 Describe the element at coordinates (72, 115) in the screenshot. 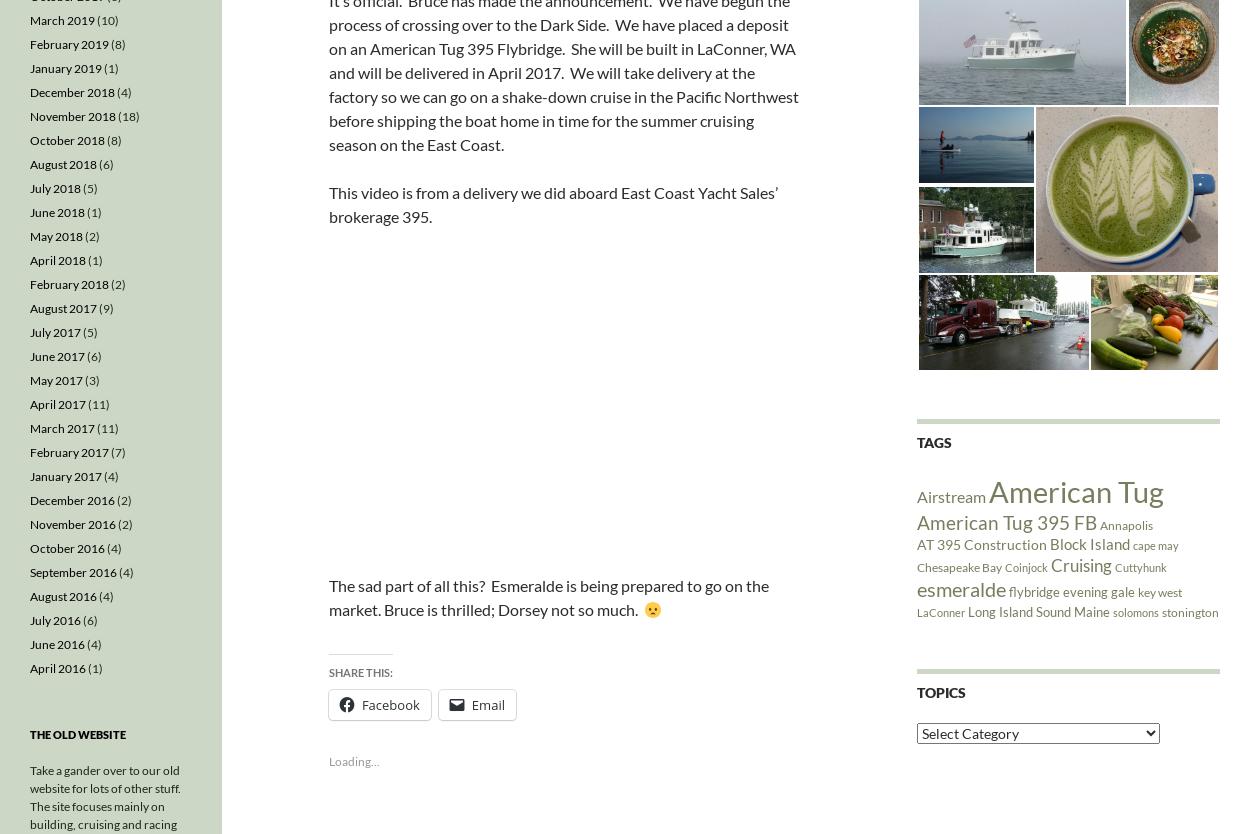

I see `'November 2018'` at that location.